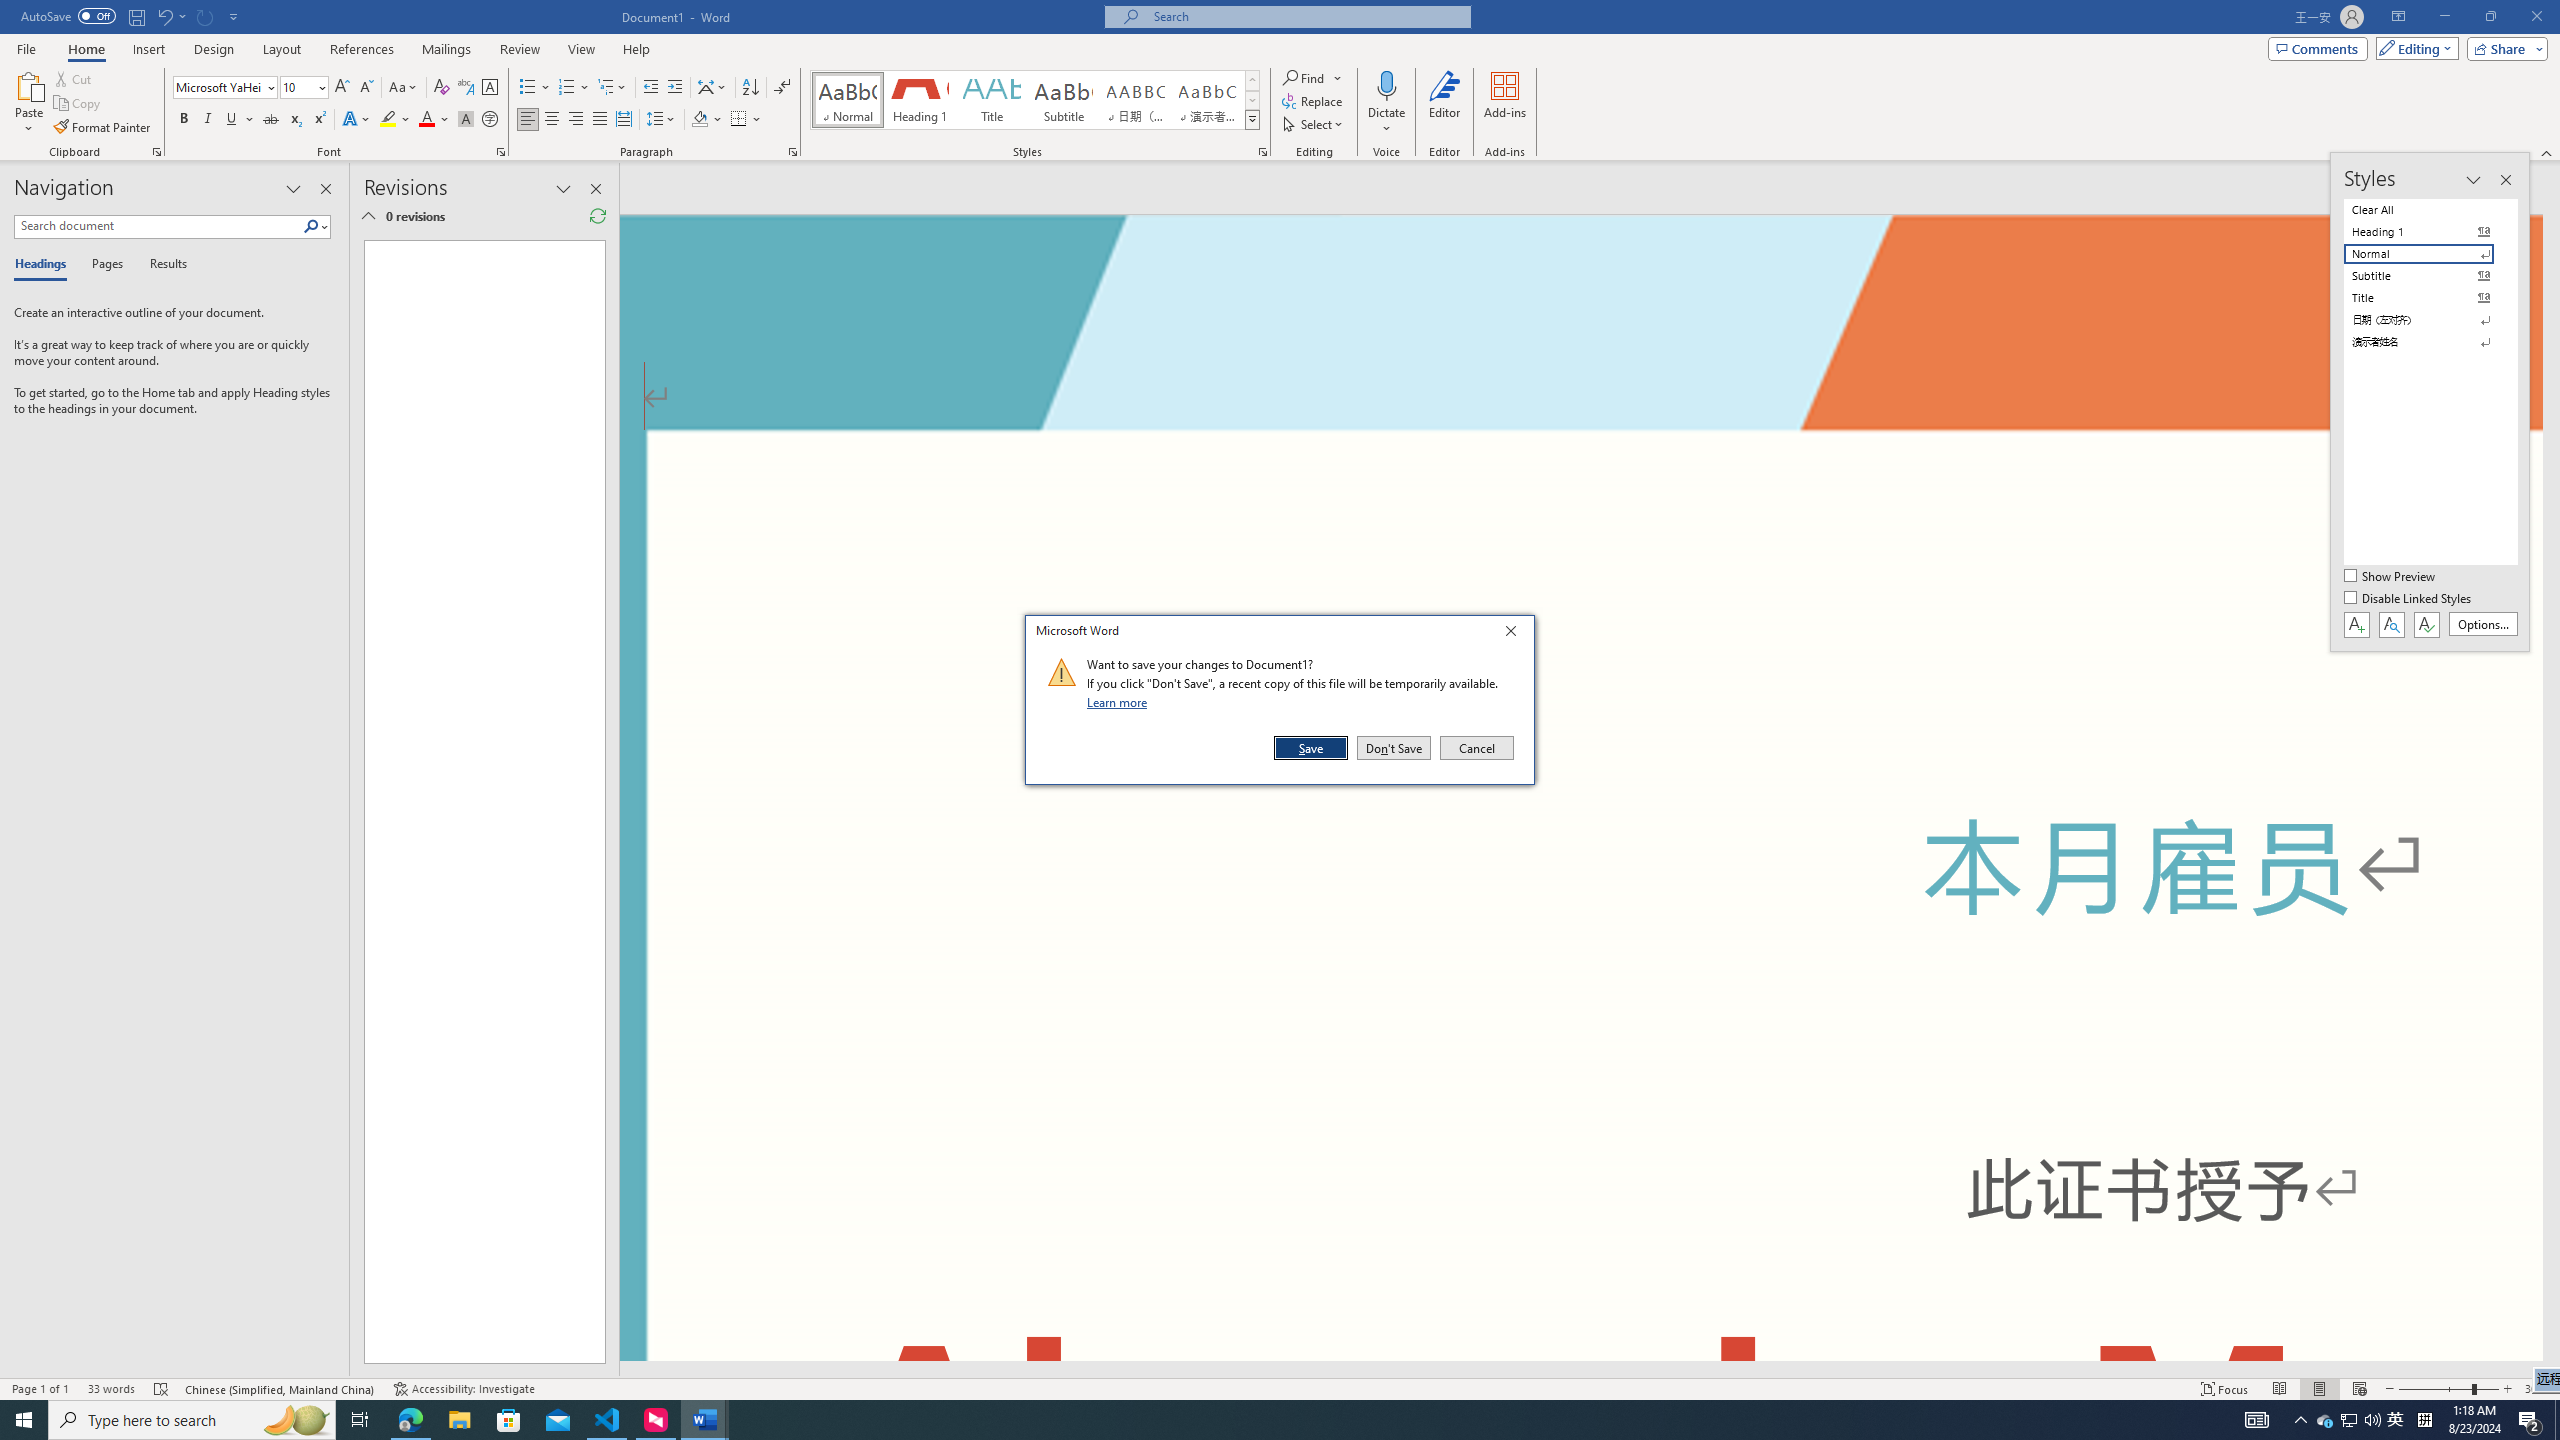  What do you see at coordinates (1313, 99) in the screenshot?
I see `'Replace...'` at bounding box center [1313, 99].